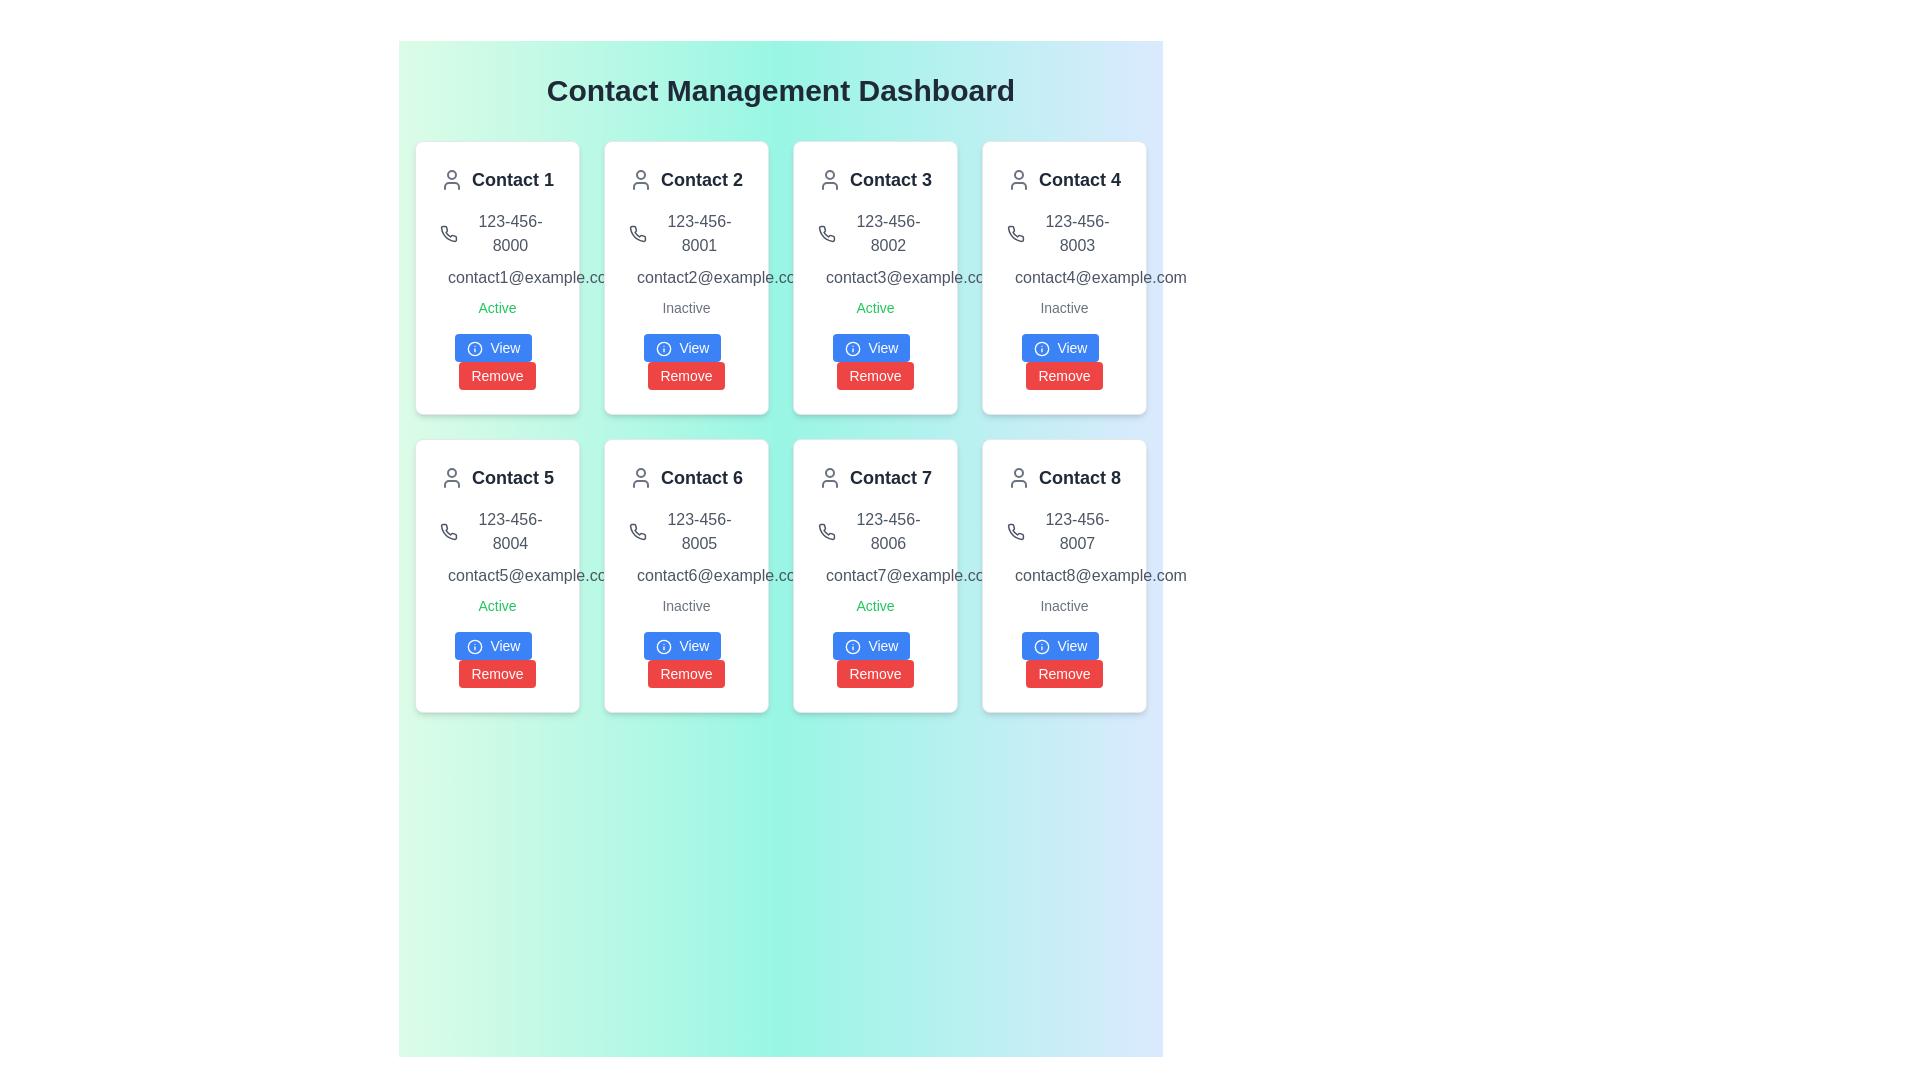 Image resolution: width=1920 pixels, height=1080 pixels. Describe the element at coordinates (493, 645) in the screenshot. I see `the button located at the bottom left of the 'Contact 5' card in the 'Contact Management Dashboard'` at that location.